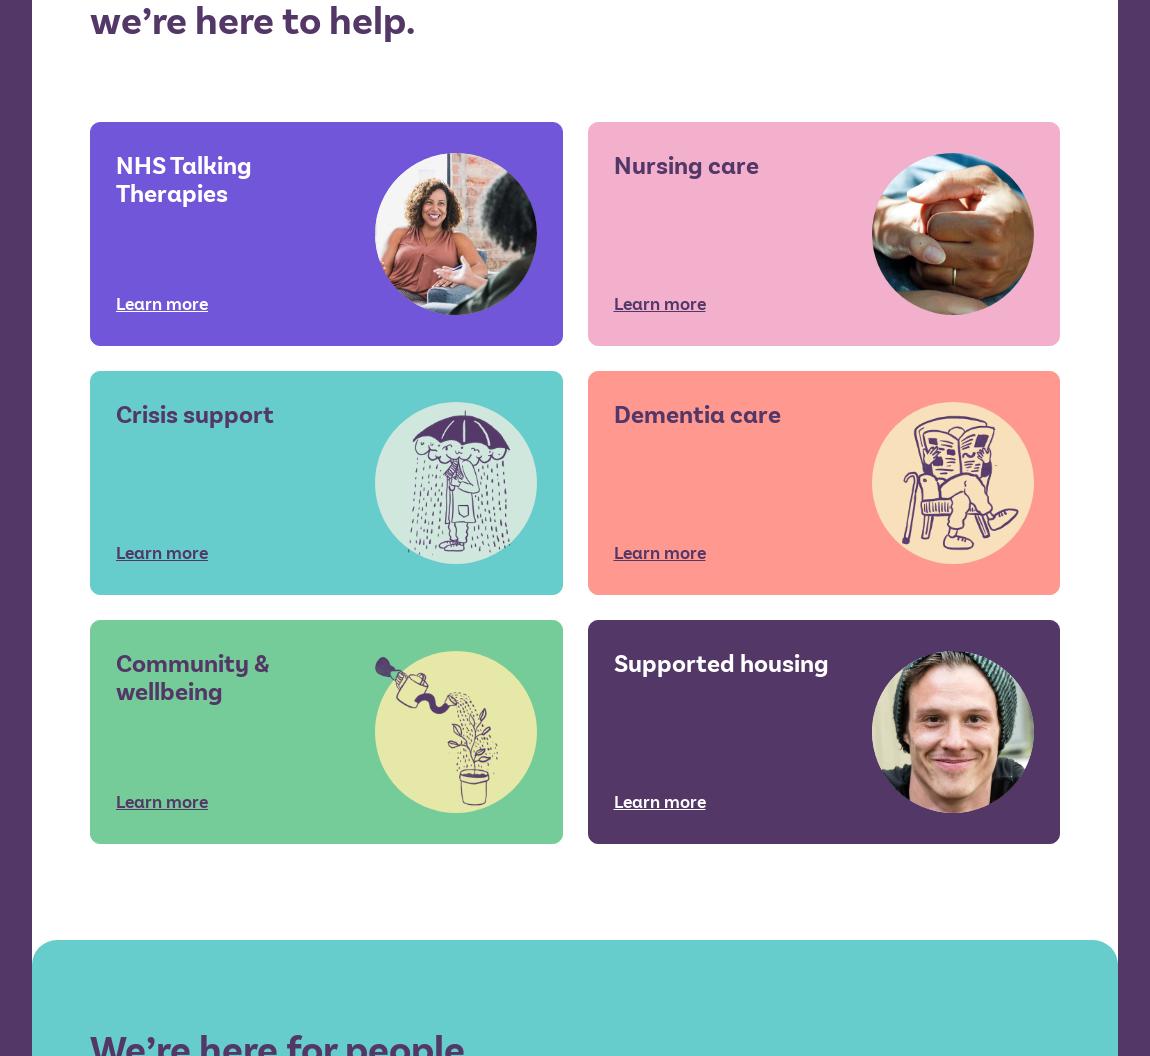 Image resolution: width=1150 pixels, height=1056 pixels. I want to click on 'Address', so click(381, 499).